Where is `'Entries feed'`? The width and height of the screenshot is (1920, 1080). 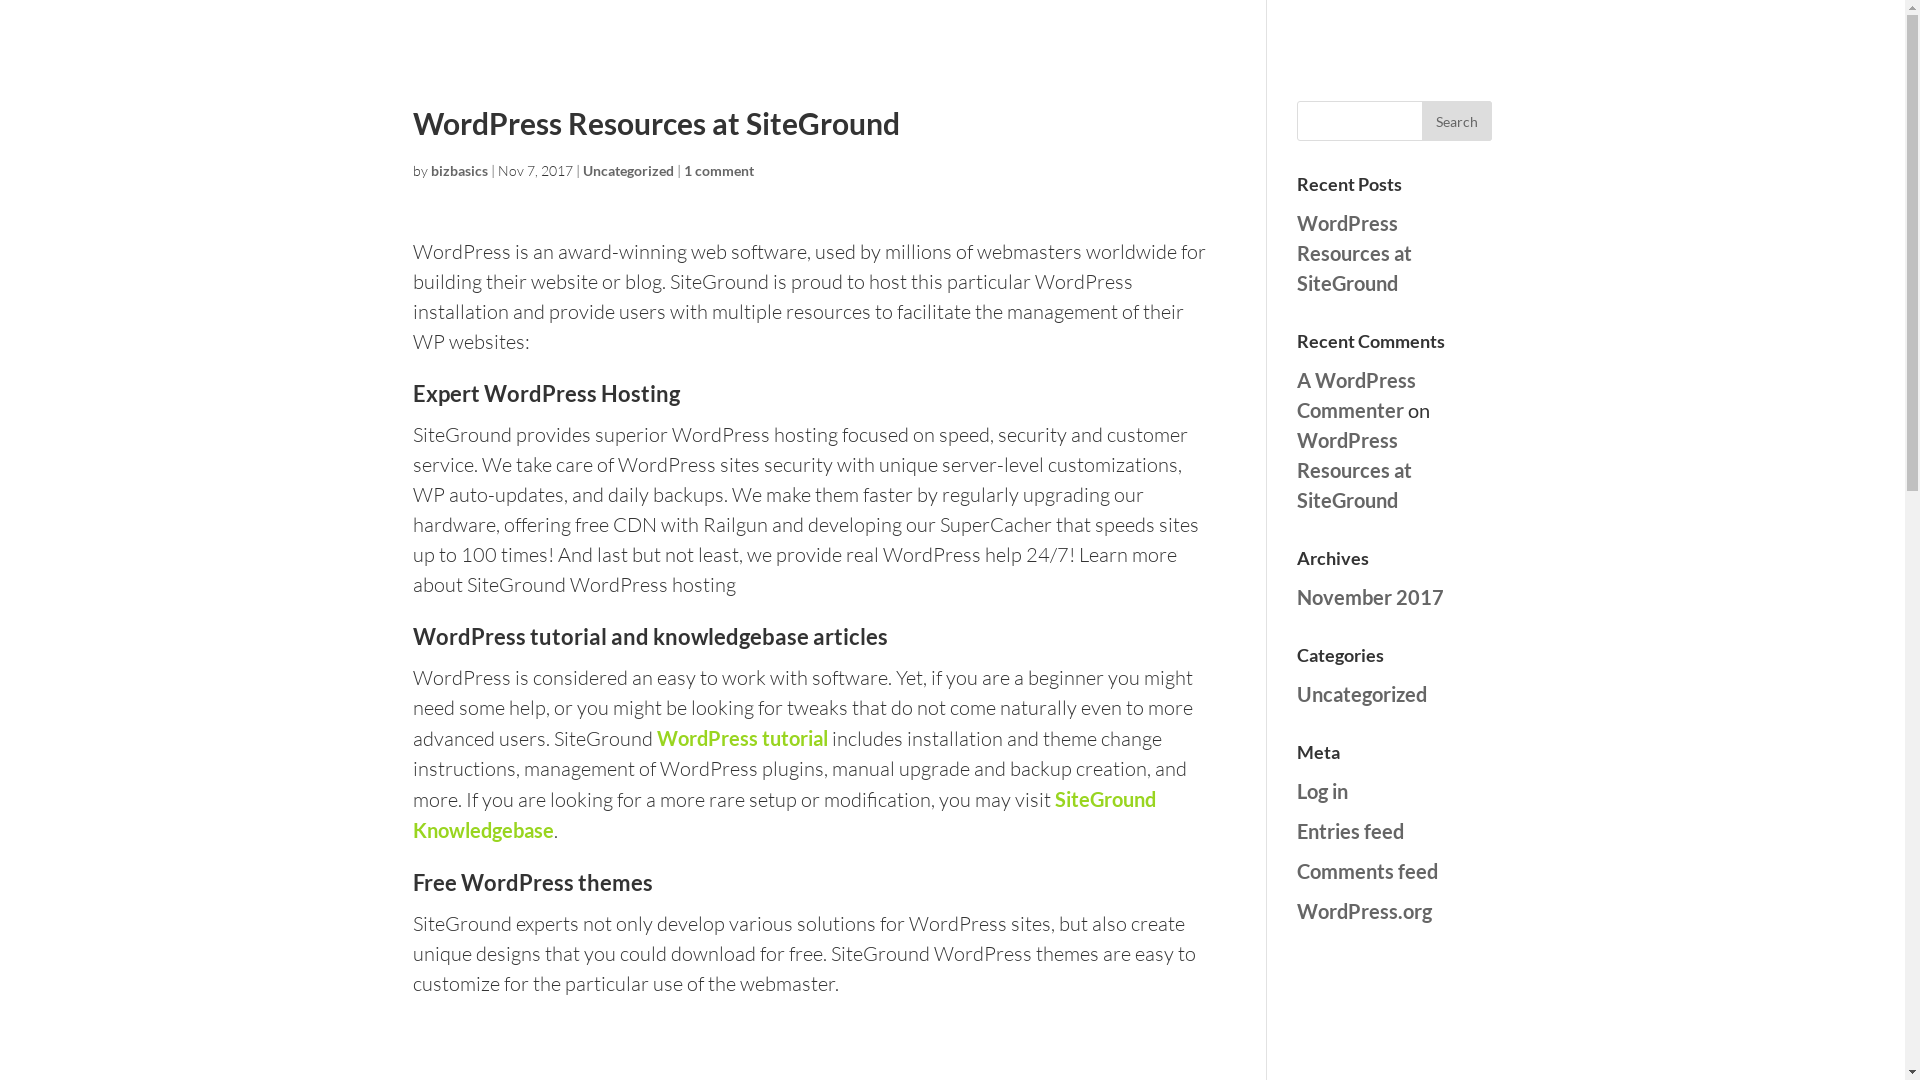 'Entries feed' is located at coordinates (1296, 830).